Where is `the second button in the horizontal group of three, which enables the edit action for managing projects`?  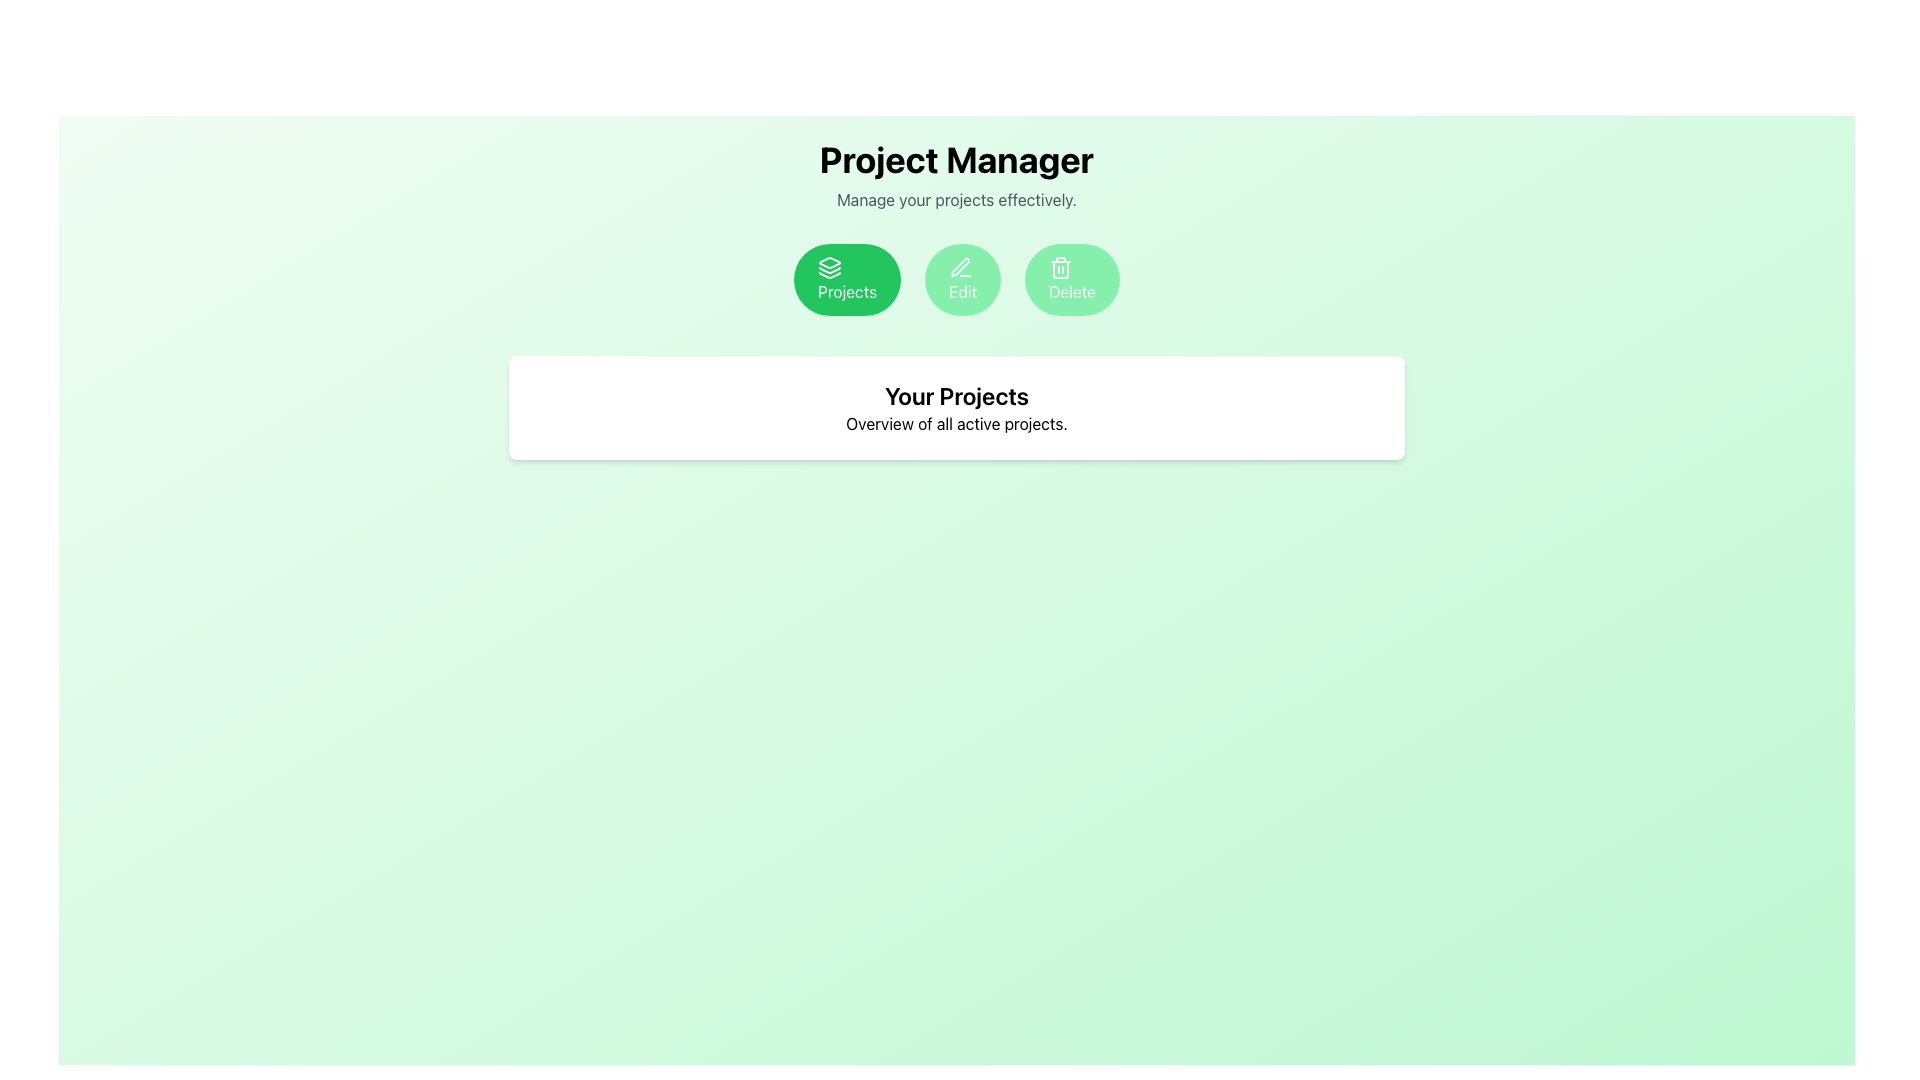
the second button in the horizontal group of three, which enables the edit action for managing projects is located at coordinates (963, 280).